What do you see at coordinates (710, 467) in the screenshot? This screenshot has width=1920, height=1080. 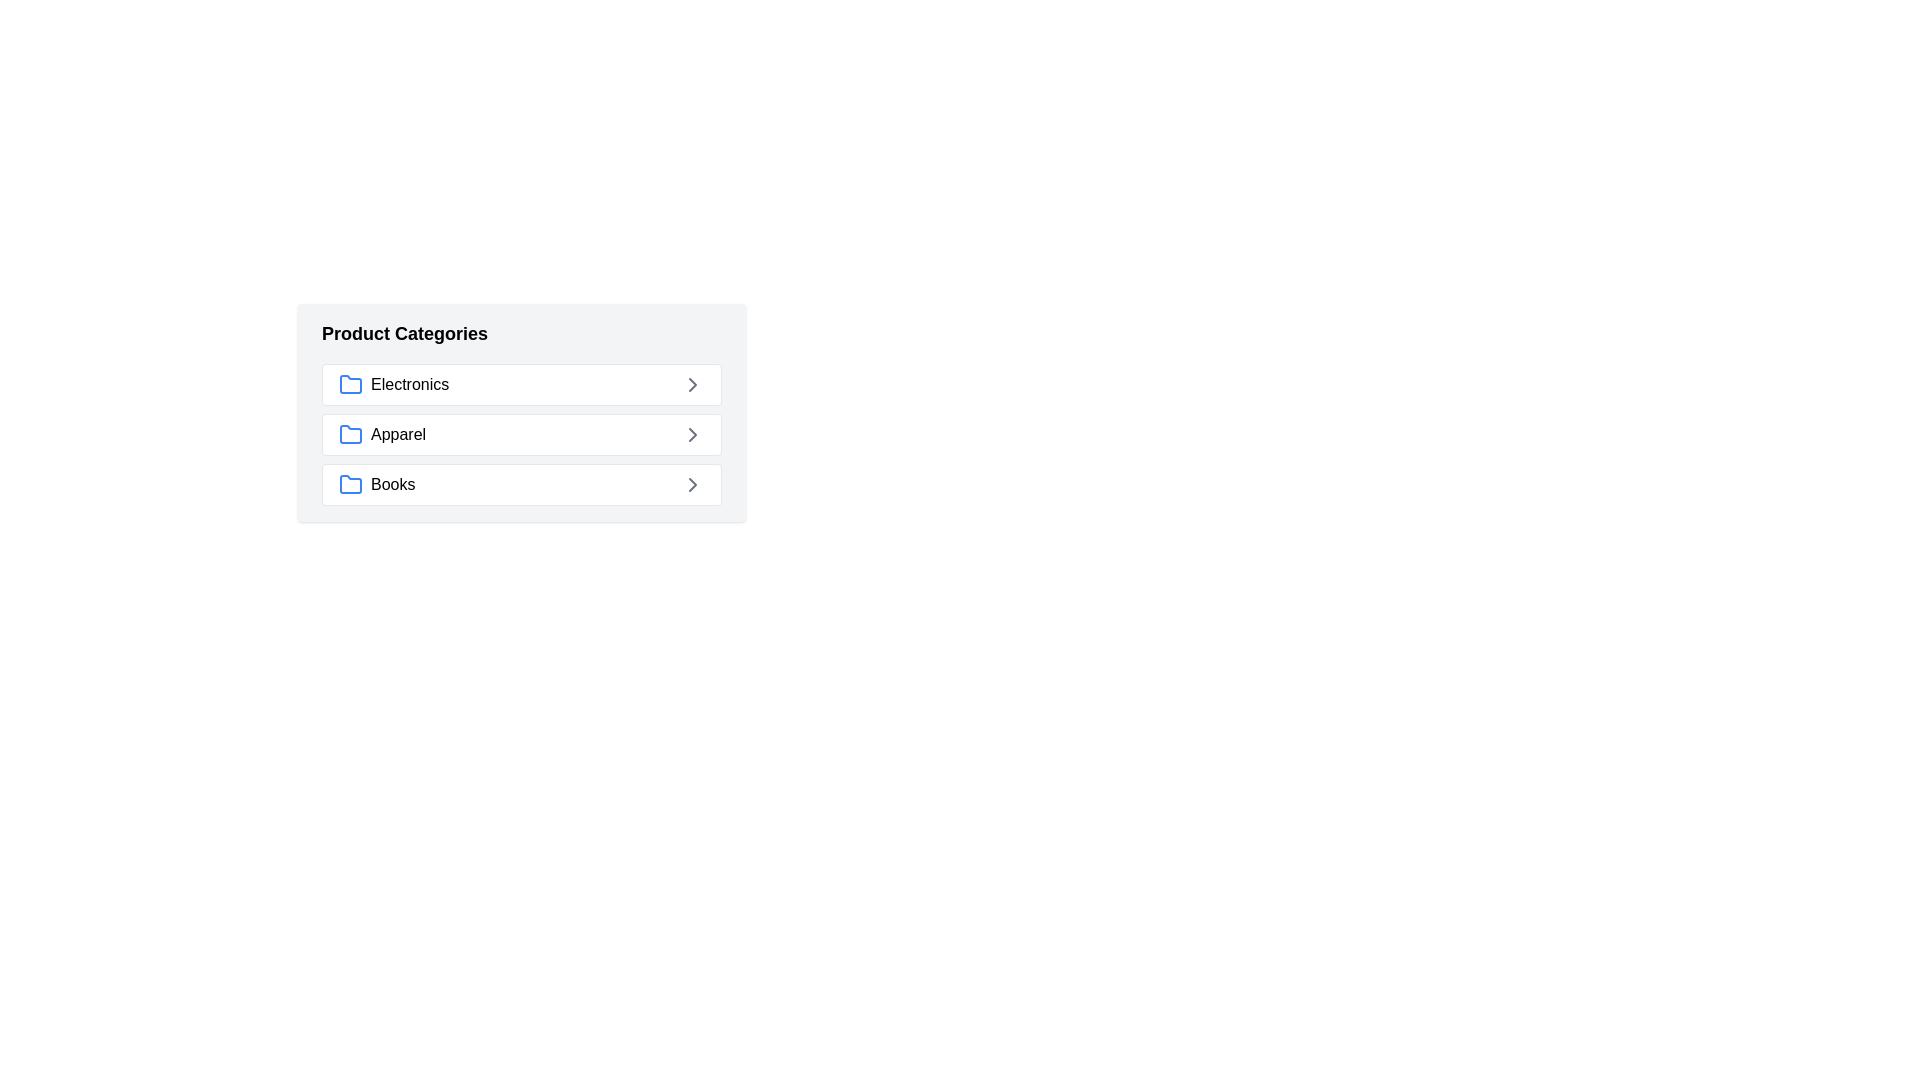 I see `a row in the List component displaying 'Product Categories'` at bounding box center [710, 467].